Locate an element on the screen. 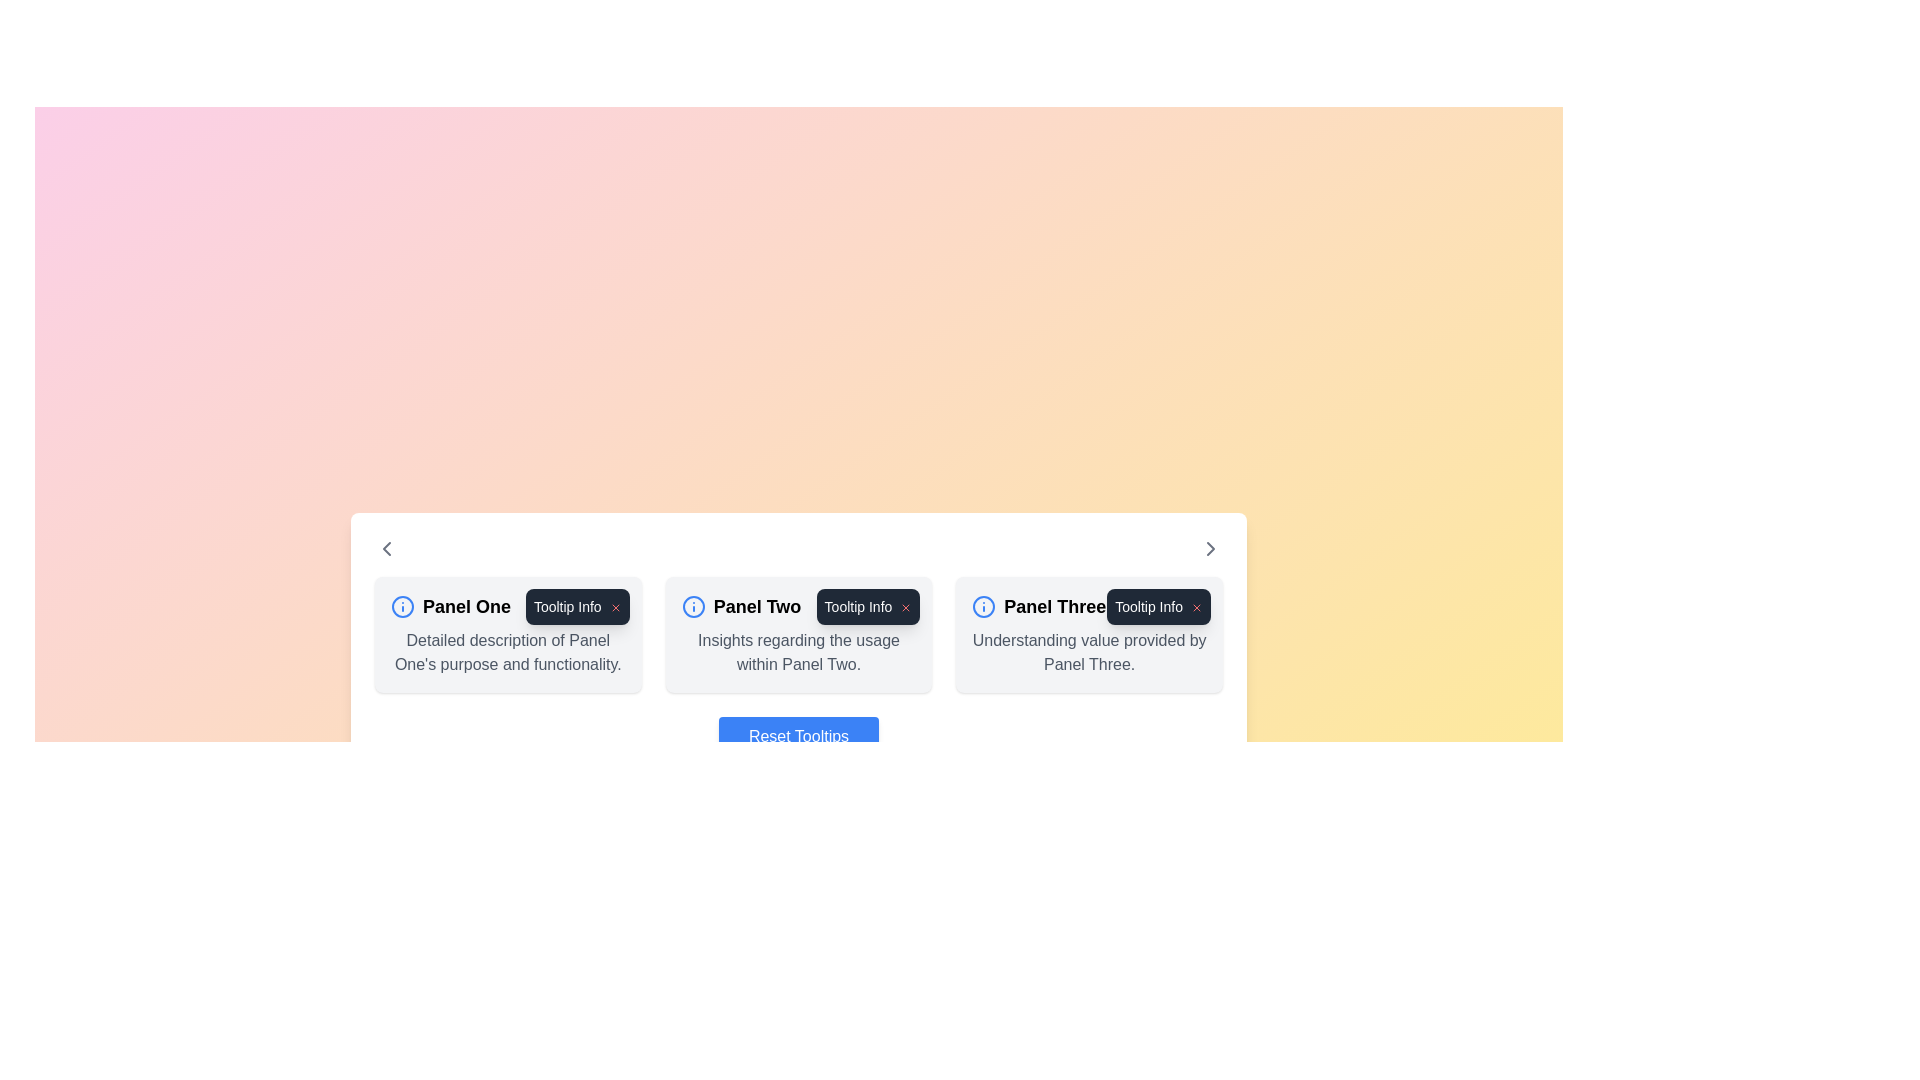  the blue outlined circle icon containing the letter 'i' located at the leftmost part of the header in 'Panel One' is located at coordinates (402, 605).